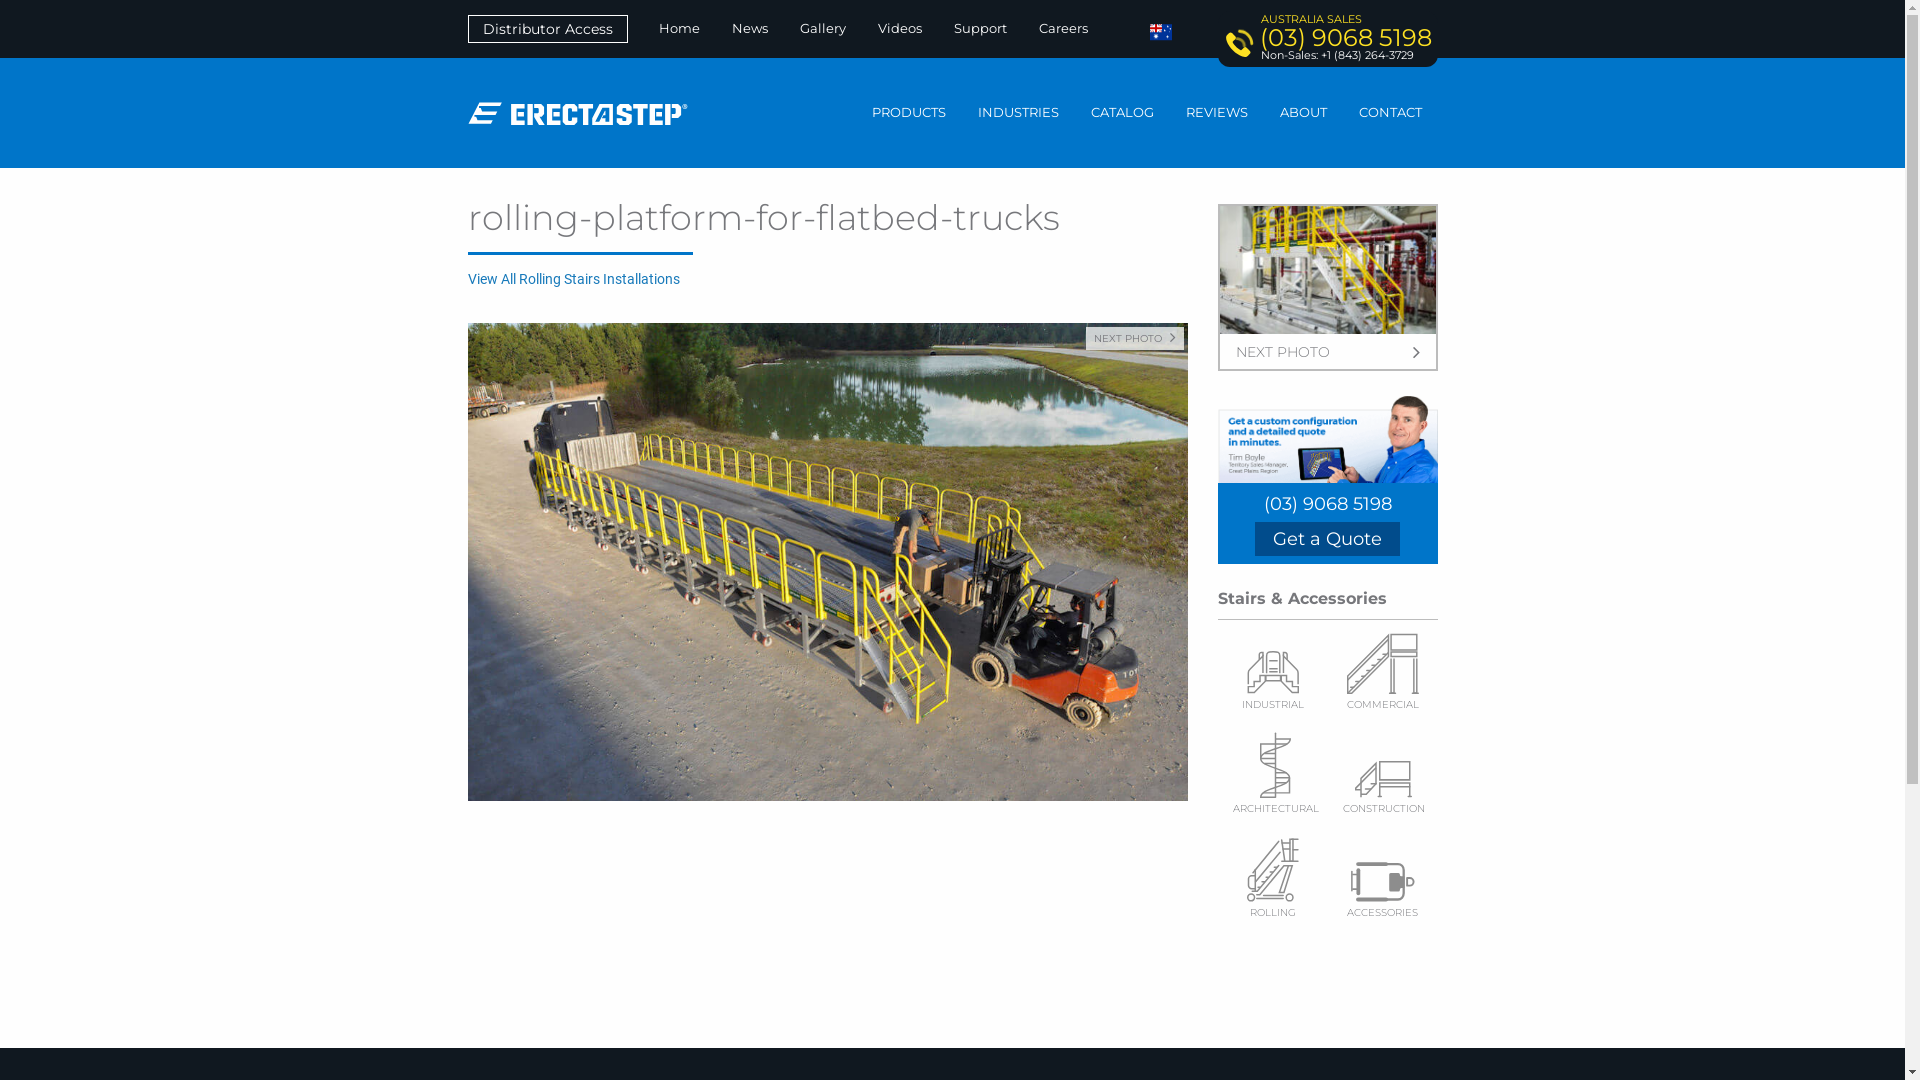 This screenshot has height=1080, width=1920. What do you see at coordinates (1121, 112) in the screenshot?
I see `'CATALOG'` at bounding box center [1121, 112].